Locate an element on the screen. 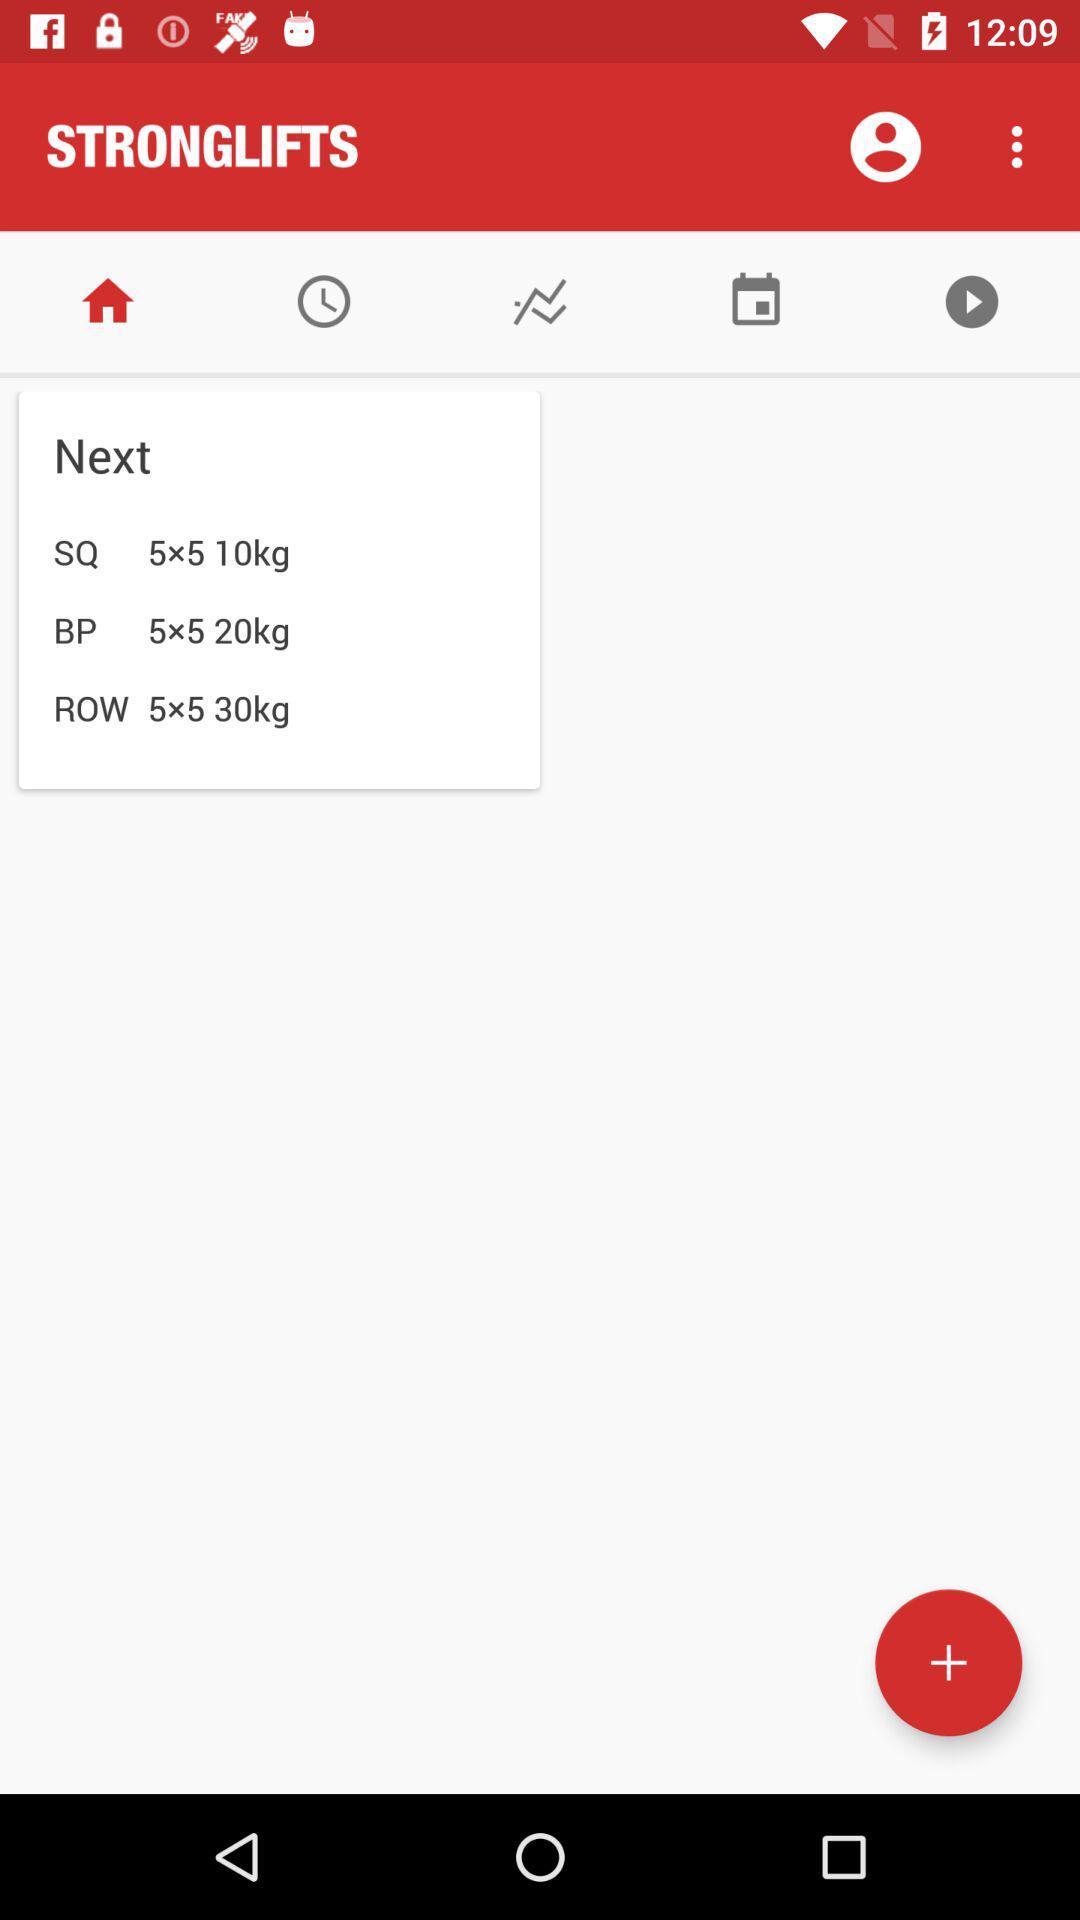  show calendar is located at coordinates (756, 300).